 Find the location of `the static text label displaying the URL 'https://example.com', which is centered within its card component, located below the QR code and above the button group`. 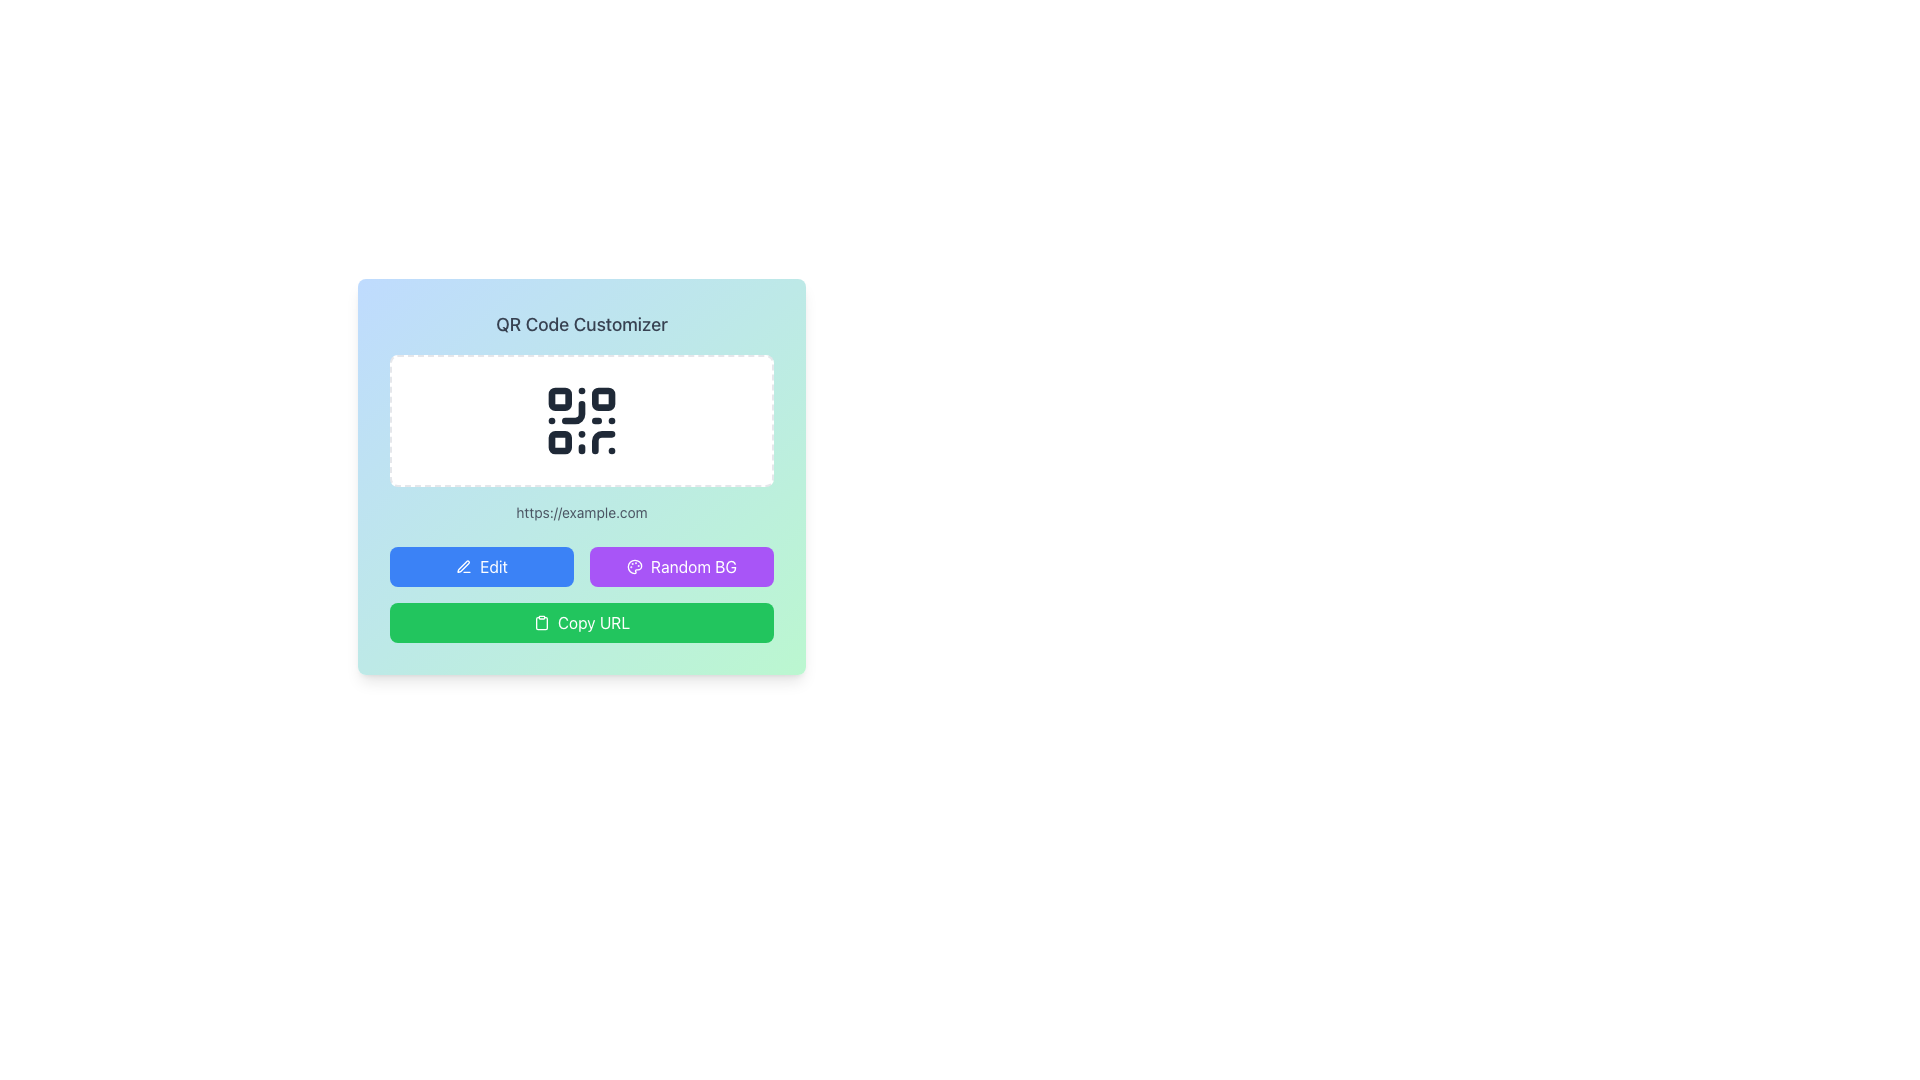

the static text label displaying the URL 'https://example.com', which is centered within its card component, located below the QR code and above the button group is located at coordinates (580, 512).